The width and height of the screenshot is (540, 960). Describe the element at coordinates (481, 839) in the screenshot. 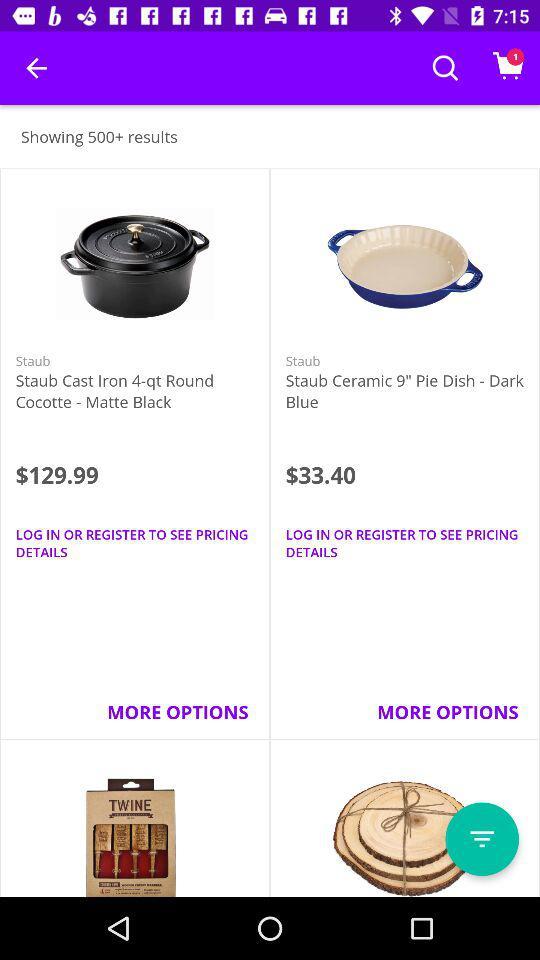

I see `contact support` at that location.